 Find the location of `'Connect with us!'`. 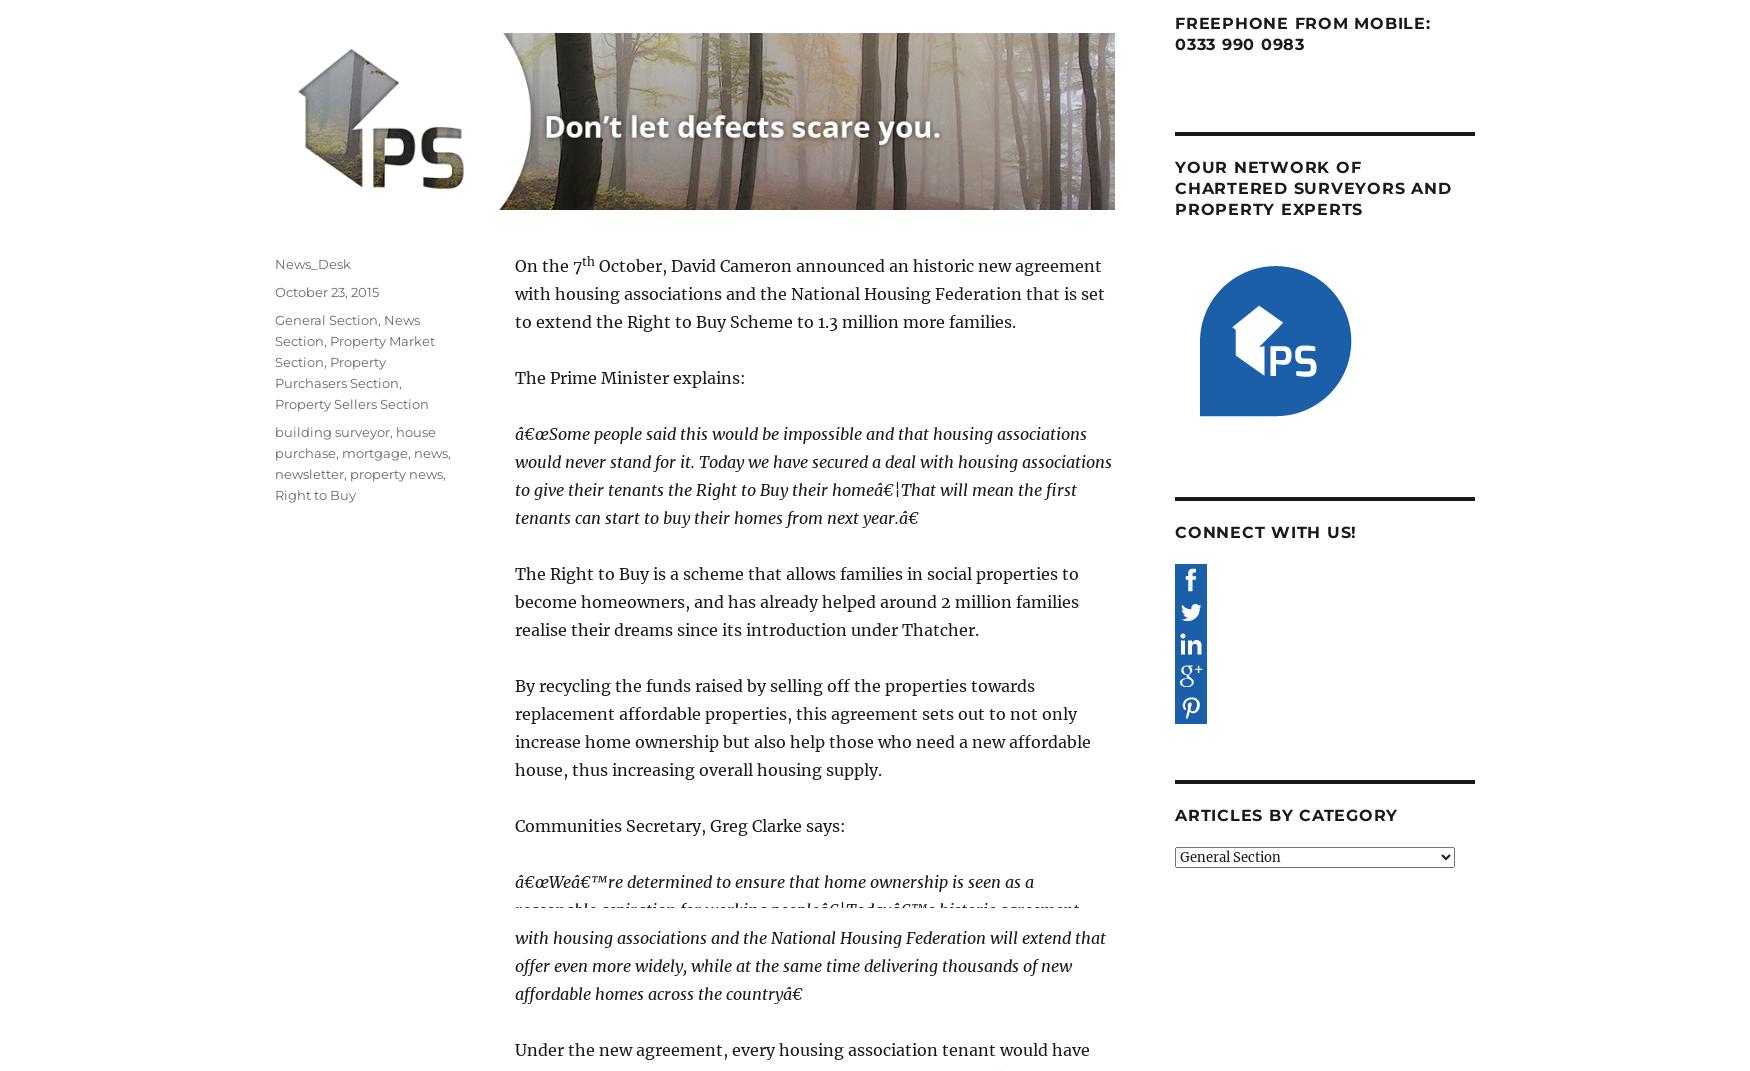

'Connect with us!' is located at coordinates (1173, 531).